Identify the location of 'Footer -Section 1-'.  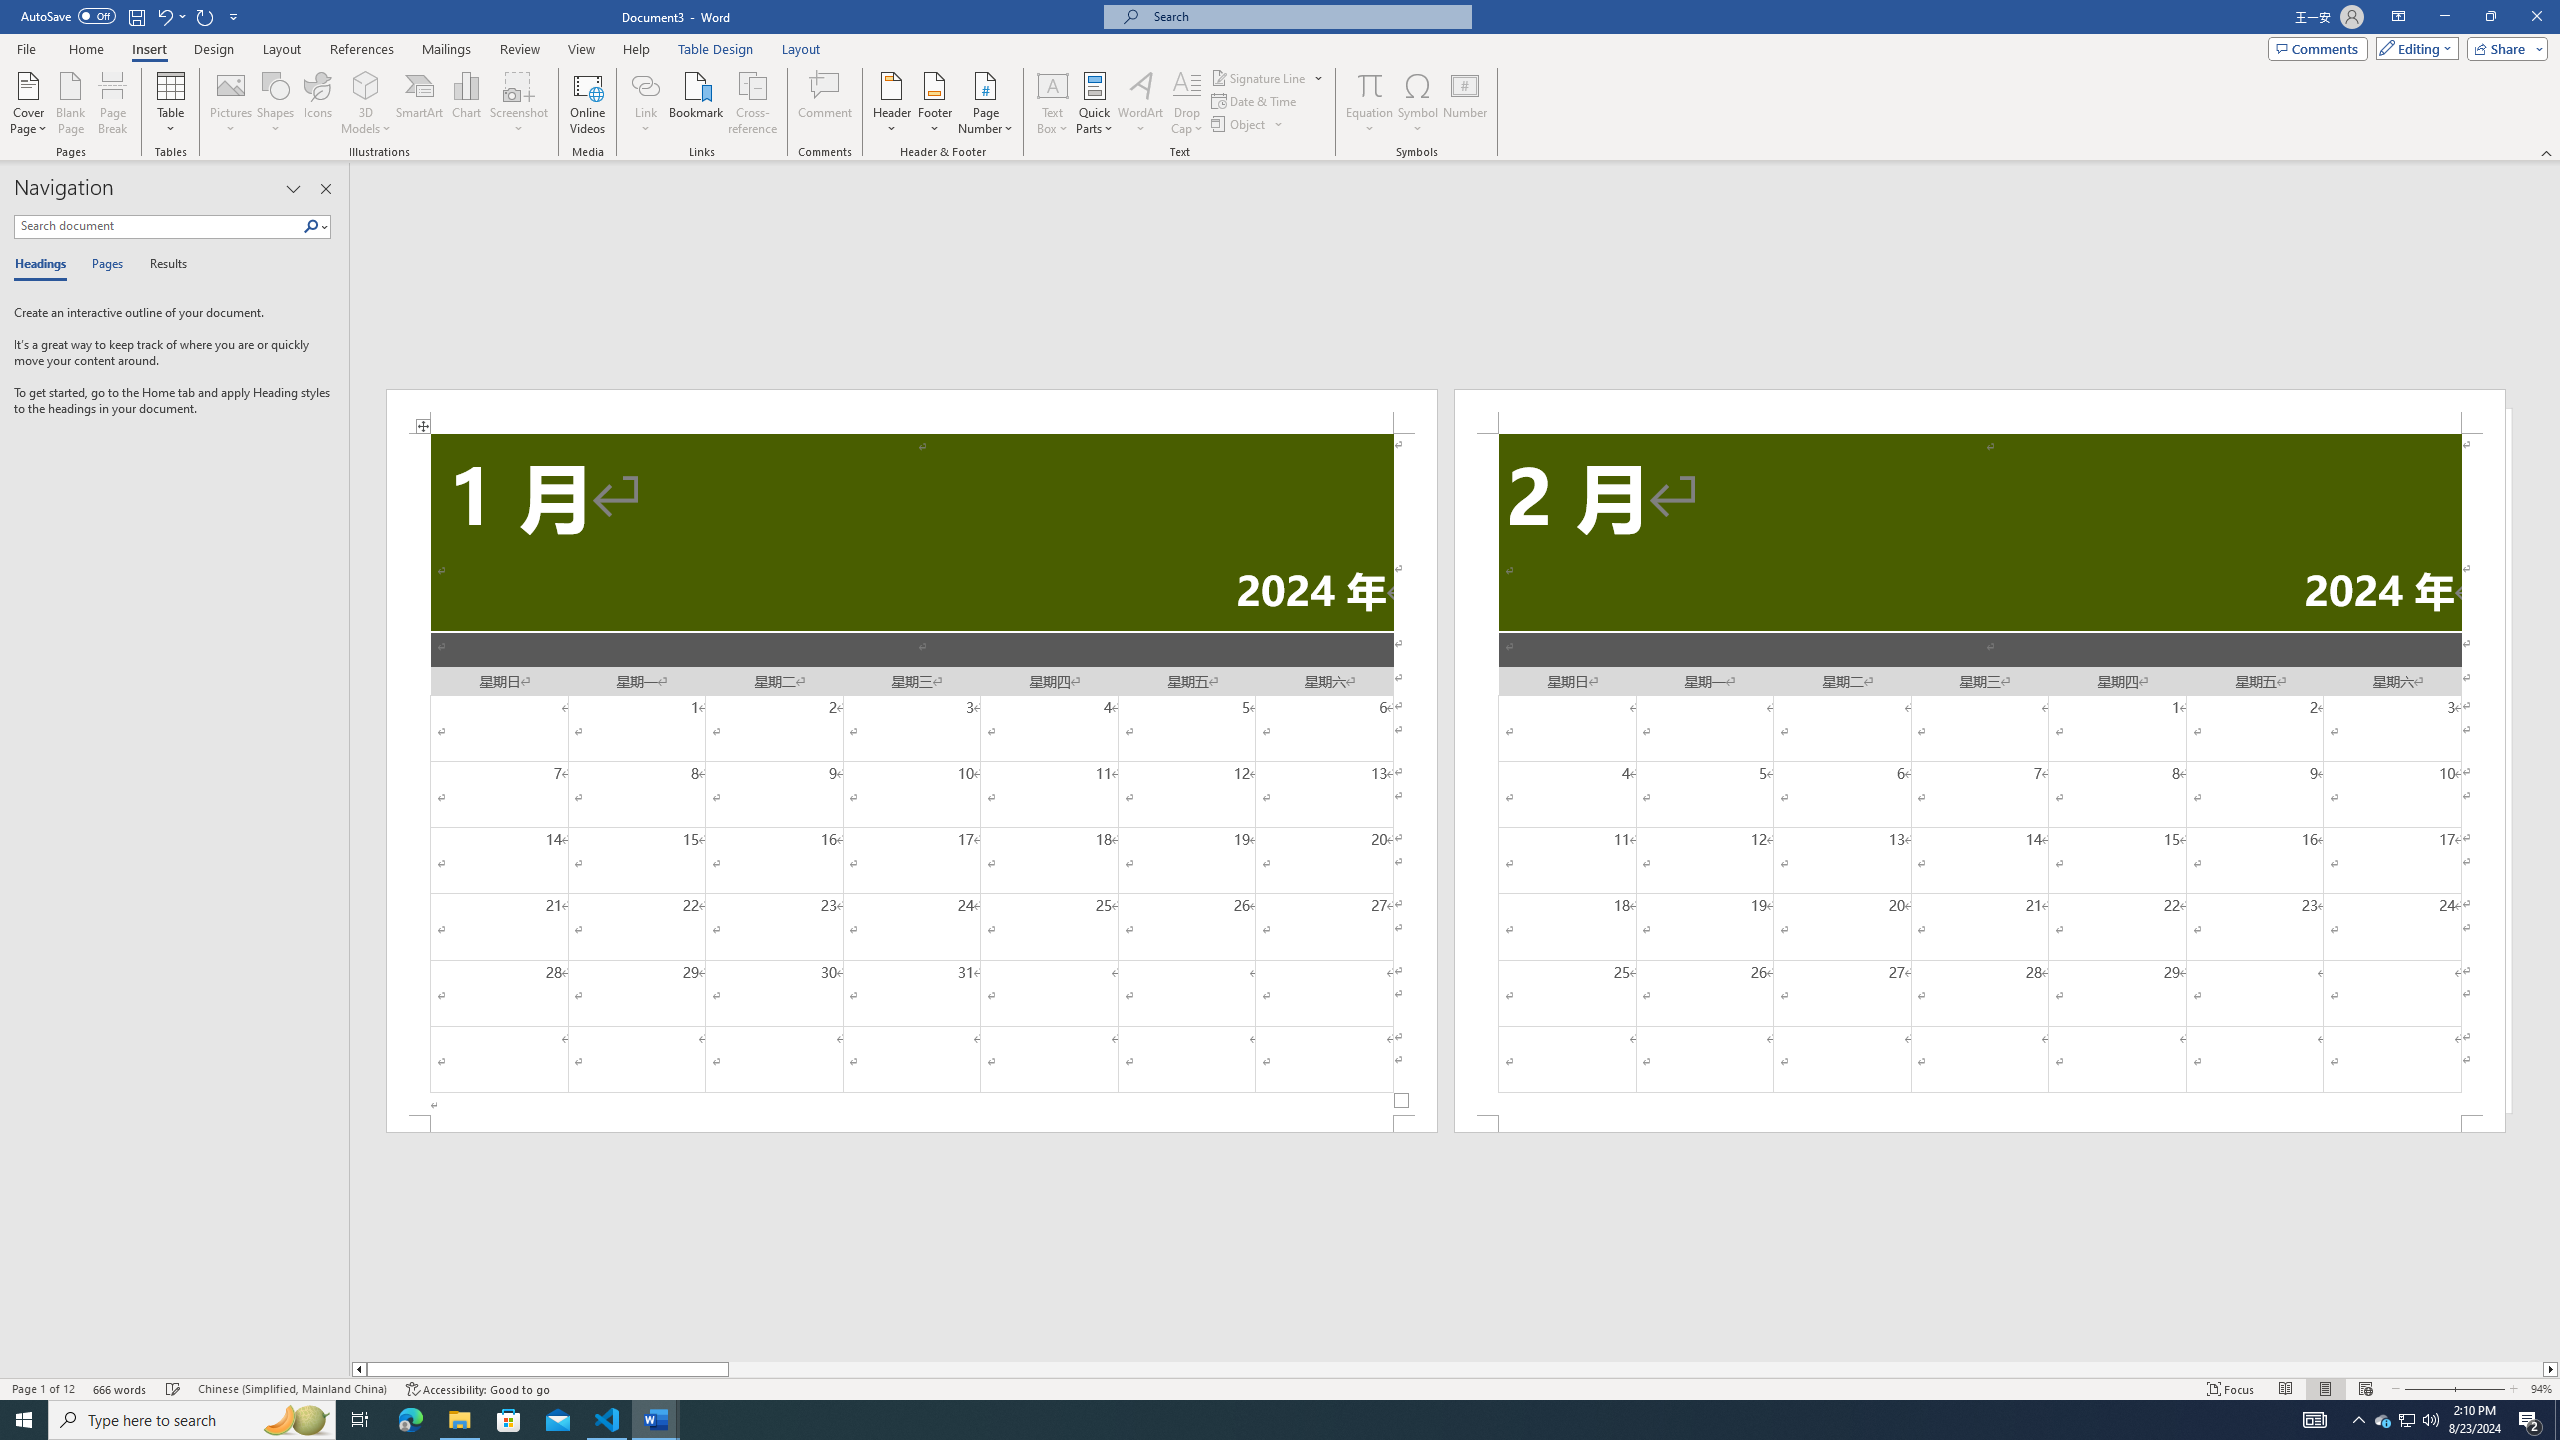
(912, 1122).